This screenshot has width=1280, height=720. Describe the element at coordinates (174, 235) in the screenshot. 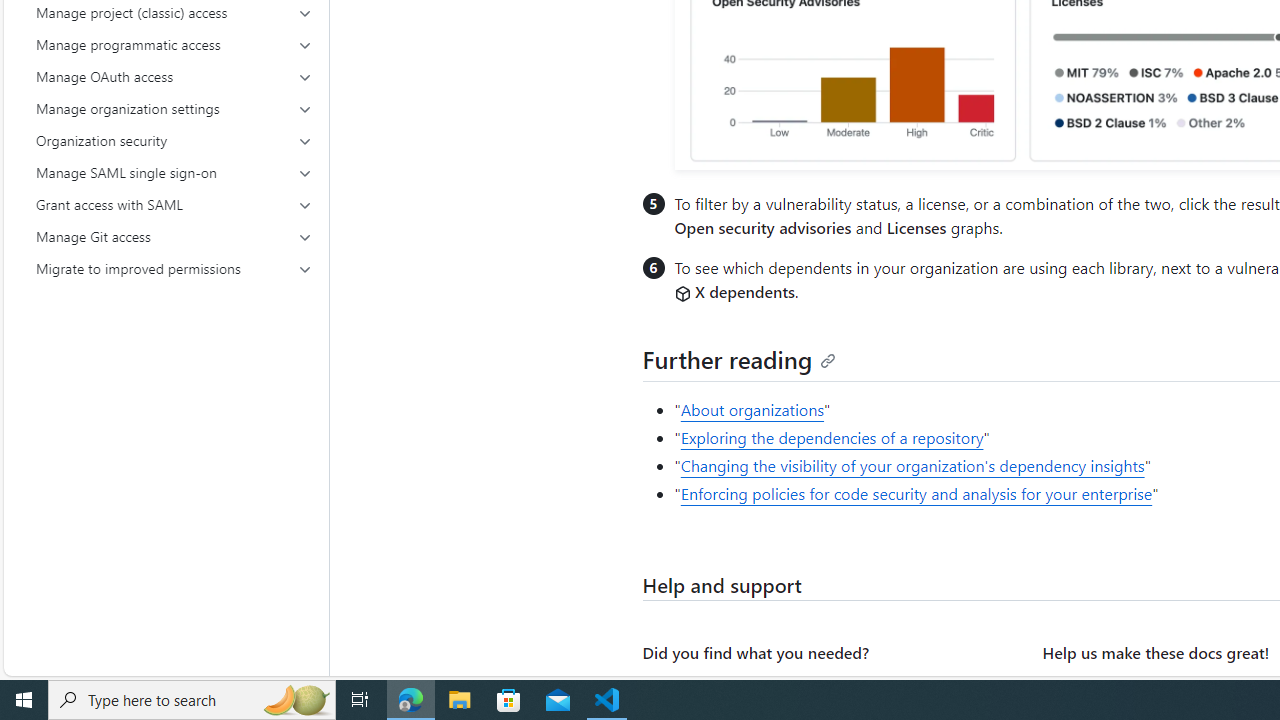

I see `'Manage Git access'` at that location.